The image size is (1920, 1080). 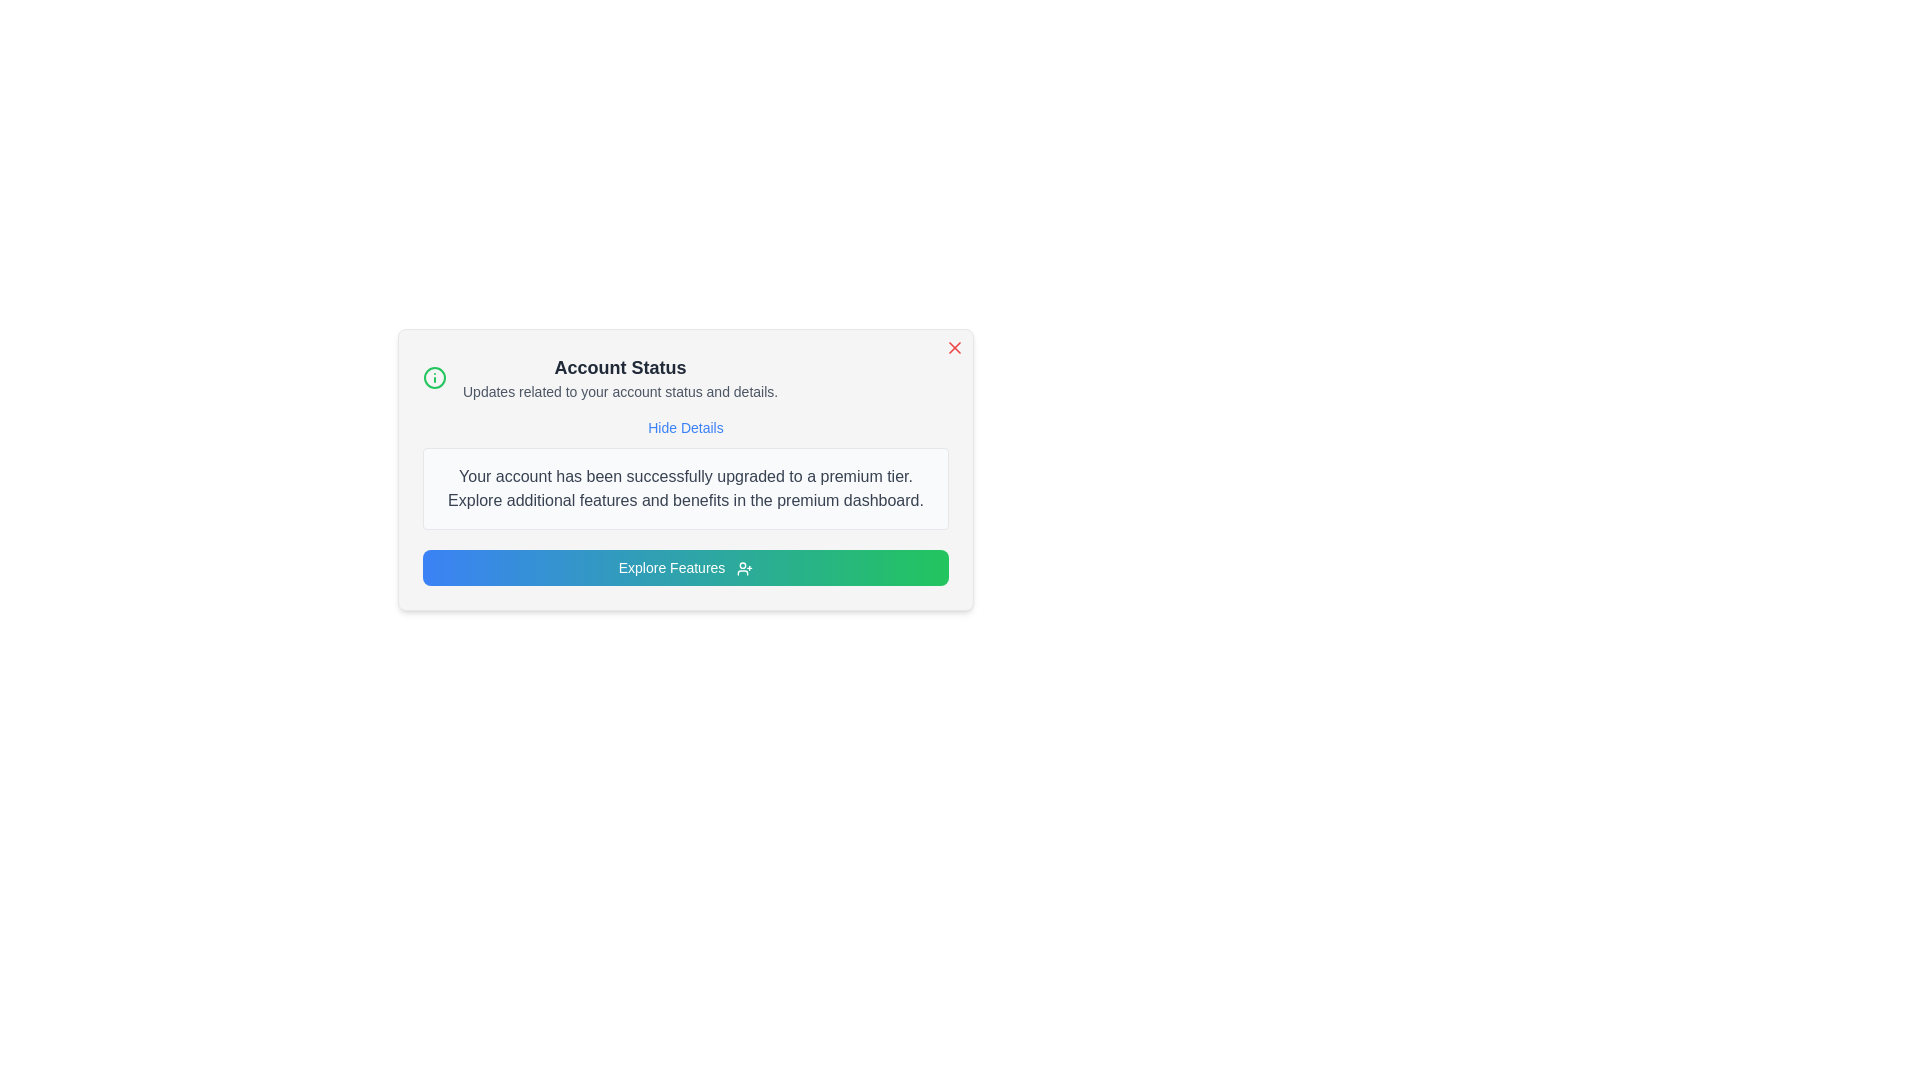 I want to click on the green information icon to observe its visual representation, so click(x=434, y=378).